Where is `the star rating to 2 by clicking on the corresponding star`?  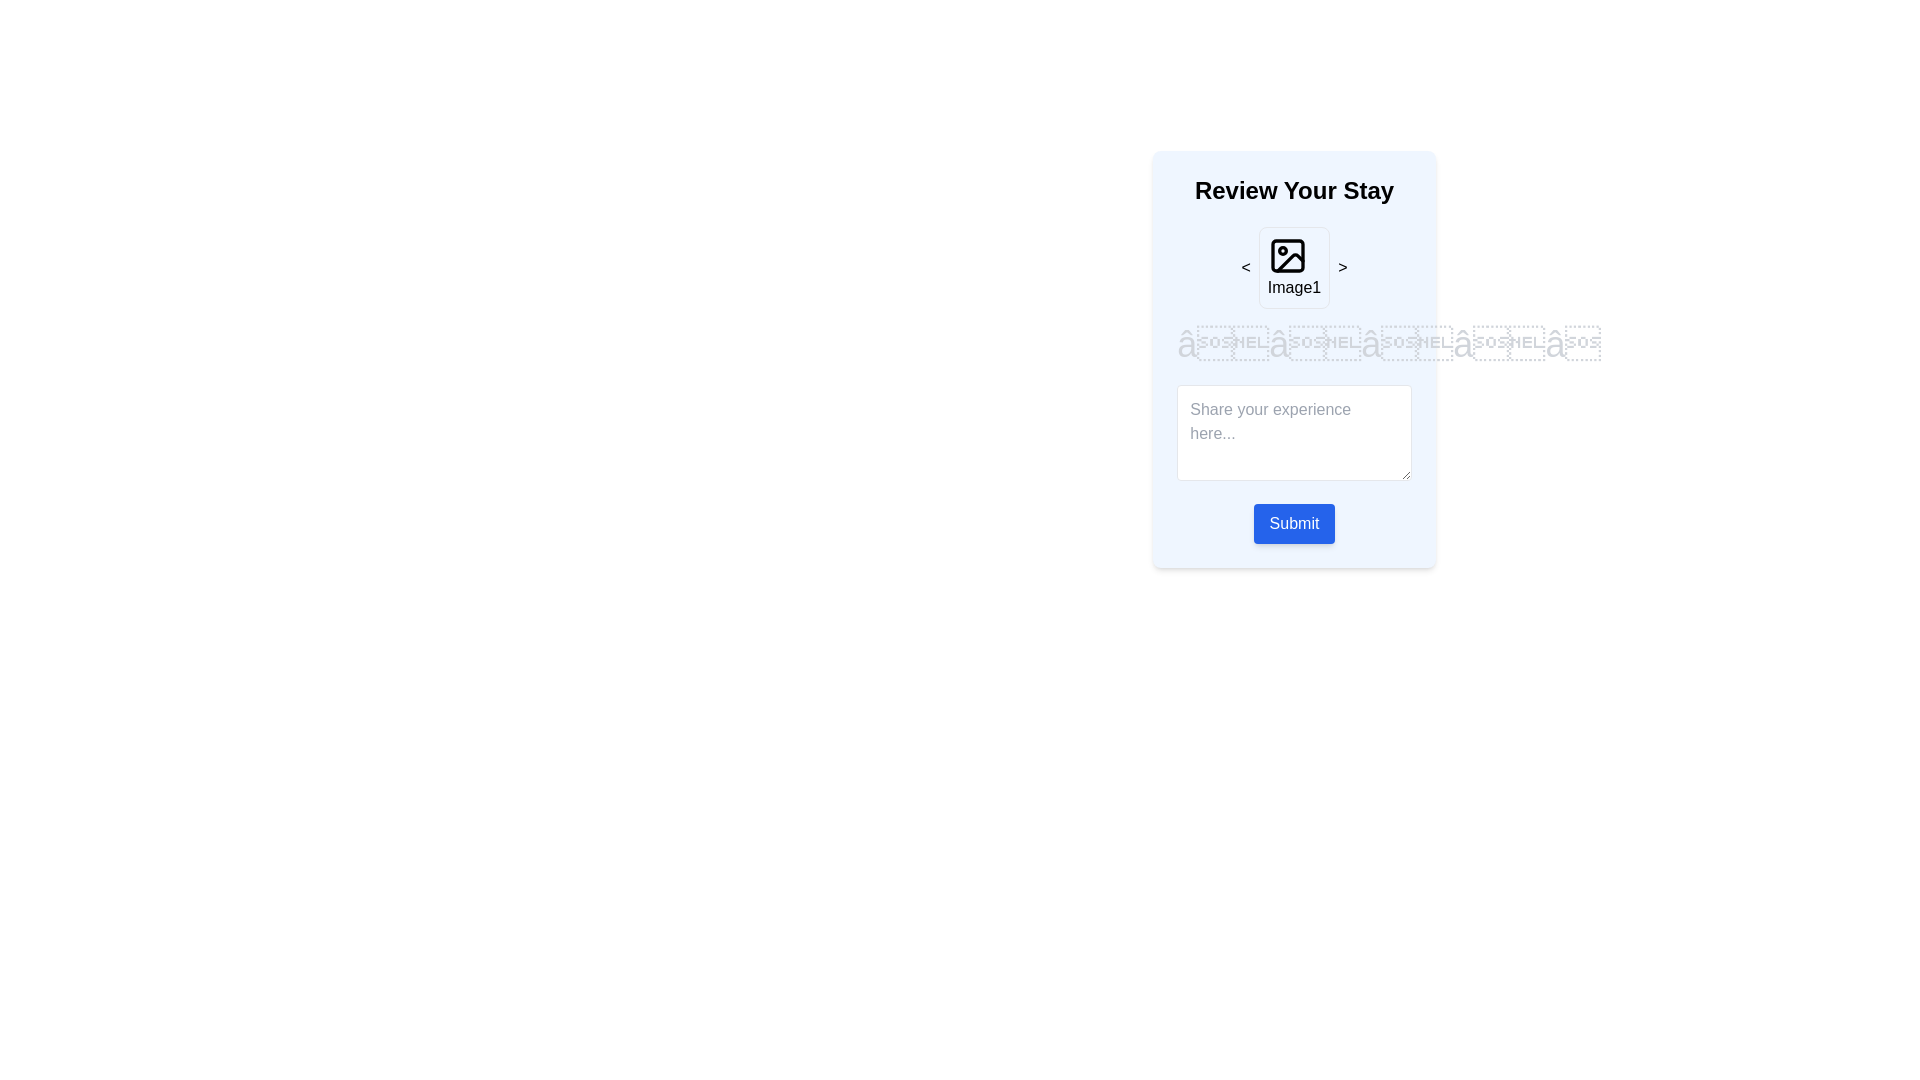 the star rating to 2 by clicking on the corresponding star is located at coordinates (1315, 343).